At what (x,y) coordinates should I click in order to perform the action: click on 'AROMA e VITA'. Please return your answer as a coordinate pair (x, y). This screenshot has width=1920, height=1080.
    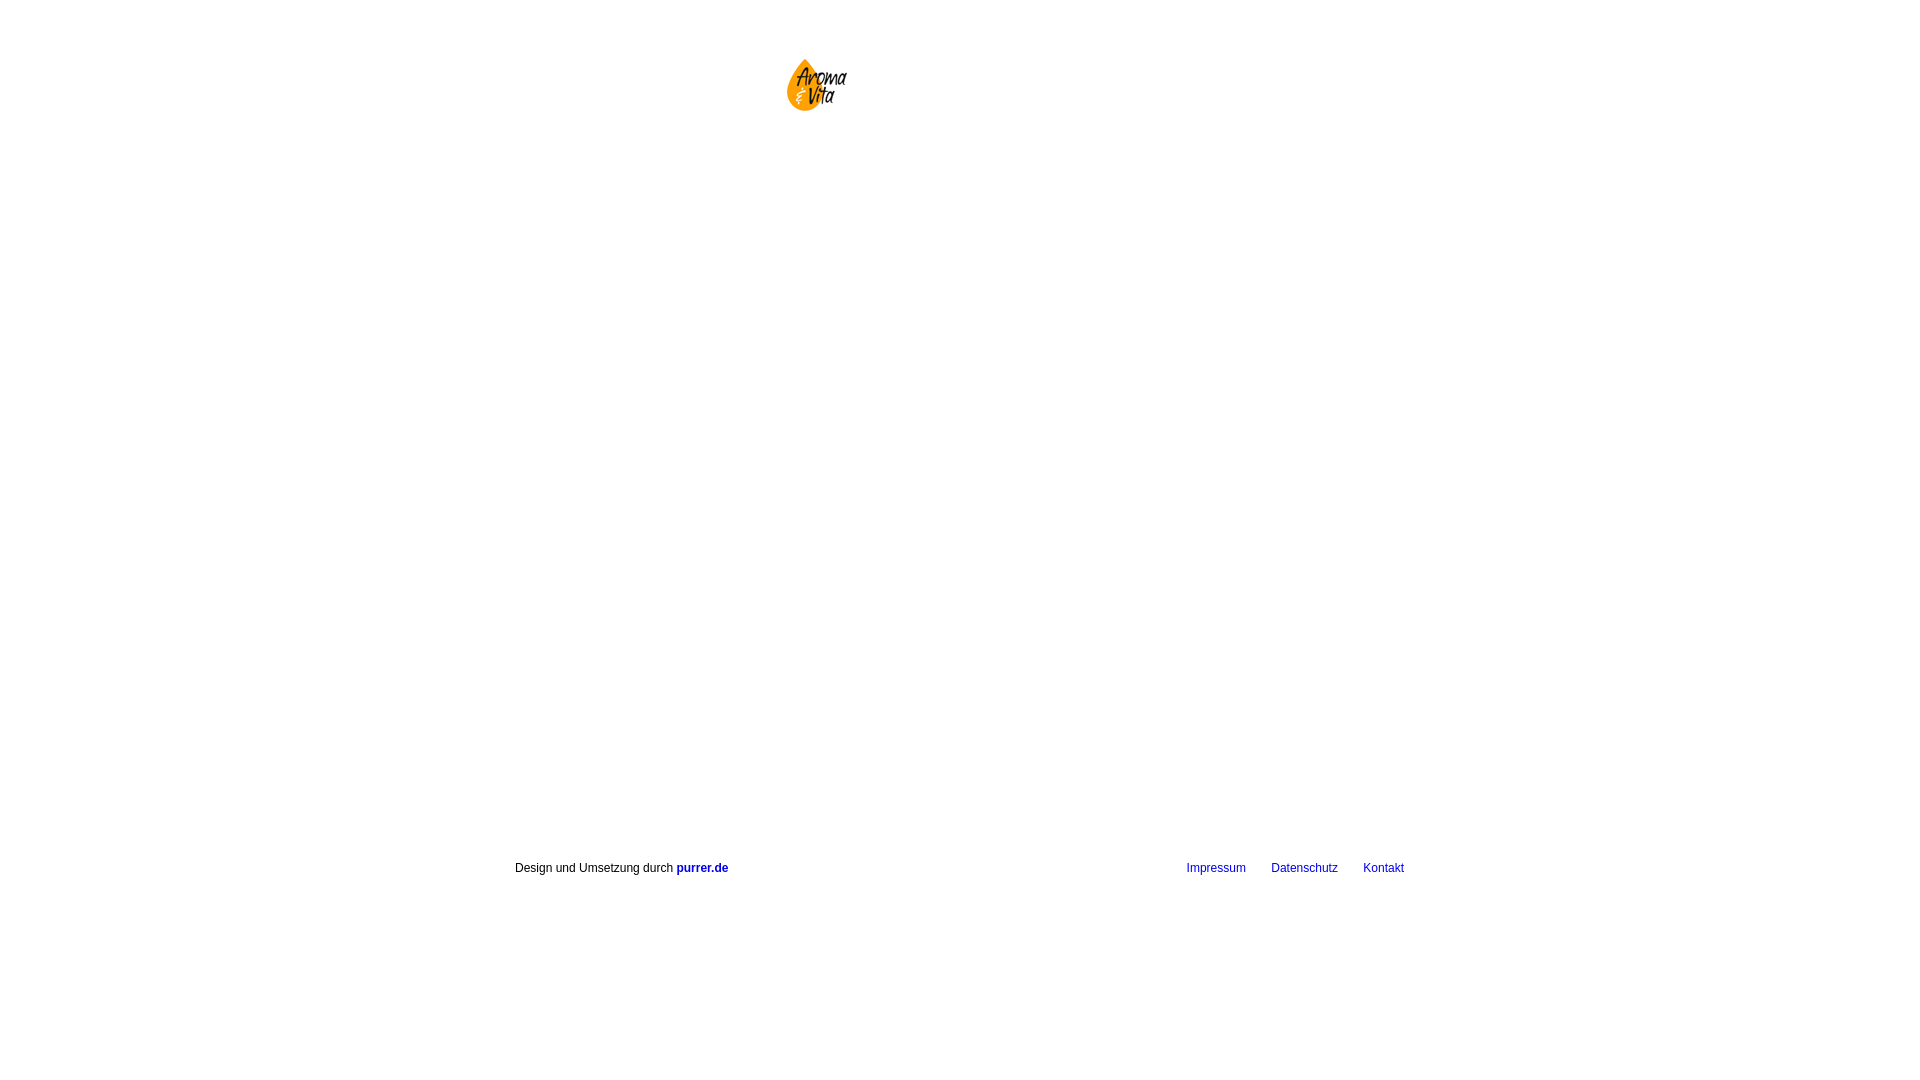
    Looking at the image, I should click on (814, 83).